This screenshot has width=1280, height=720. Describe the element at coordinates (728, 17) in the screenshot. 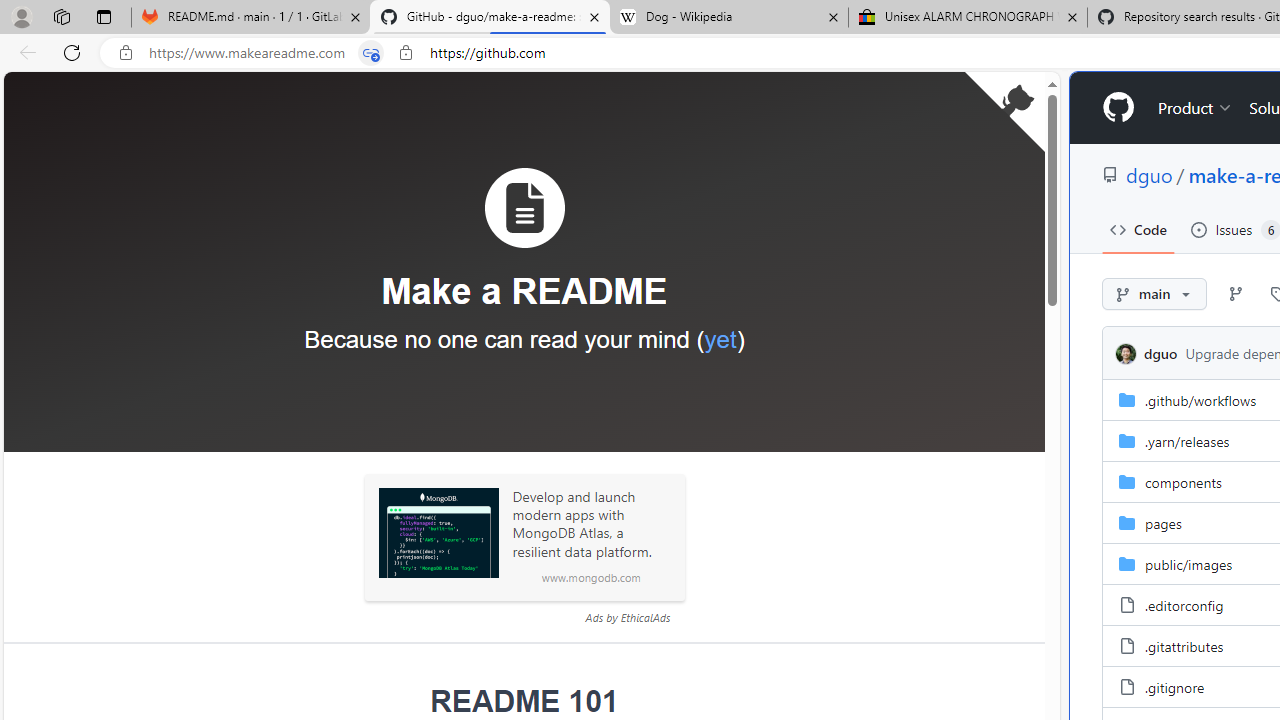

I see `'Dog - Wikipedia'` at that location.